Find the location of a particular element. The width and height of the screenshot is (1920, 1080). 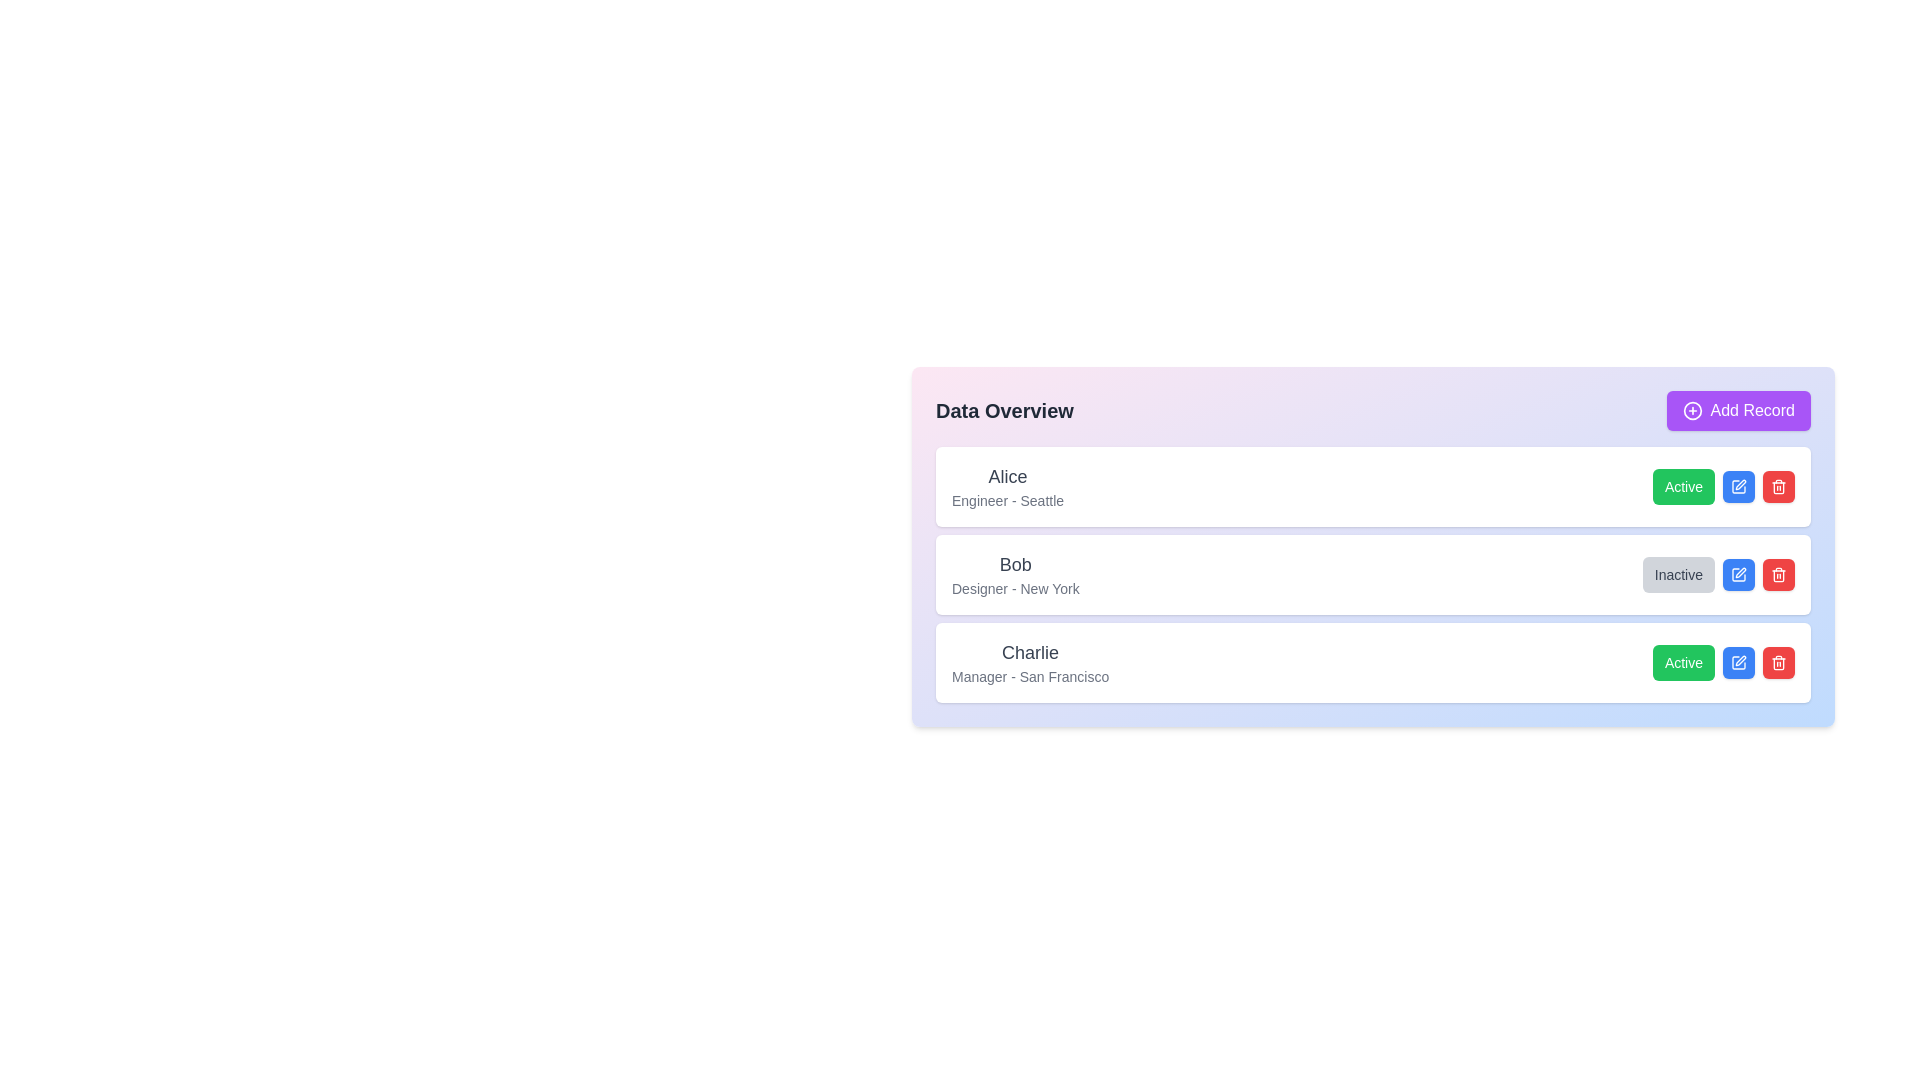

the pen icon inside the blue button located in the third row of the list is located at coordinates (1737, 663).